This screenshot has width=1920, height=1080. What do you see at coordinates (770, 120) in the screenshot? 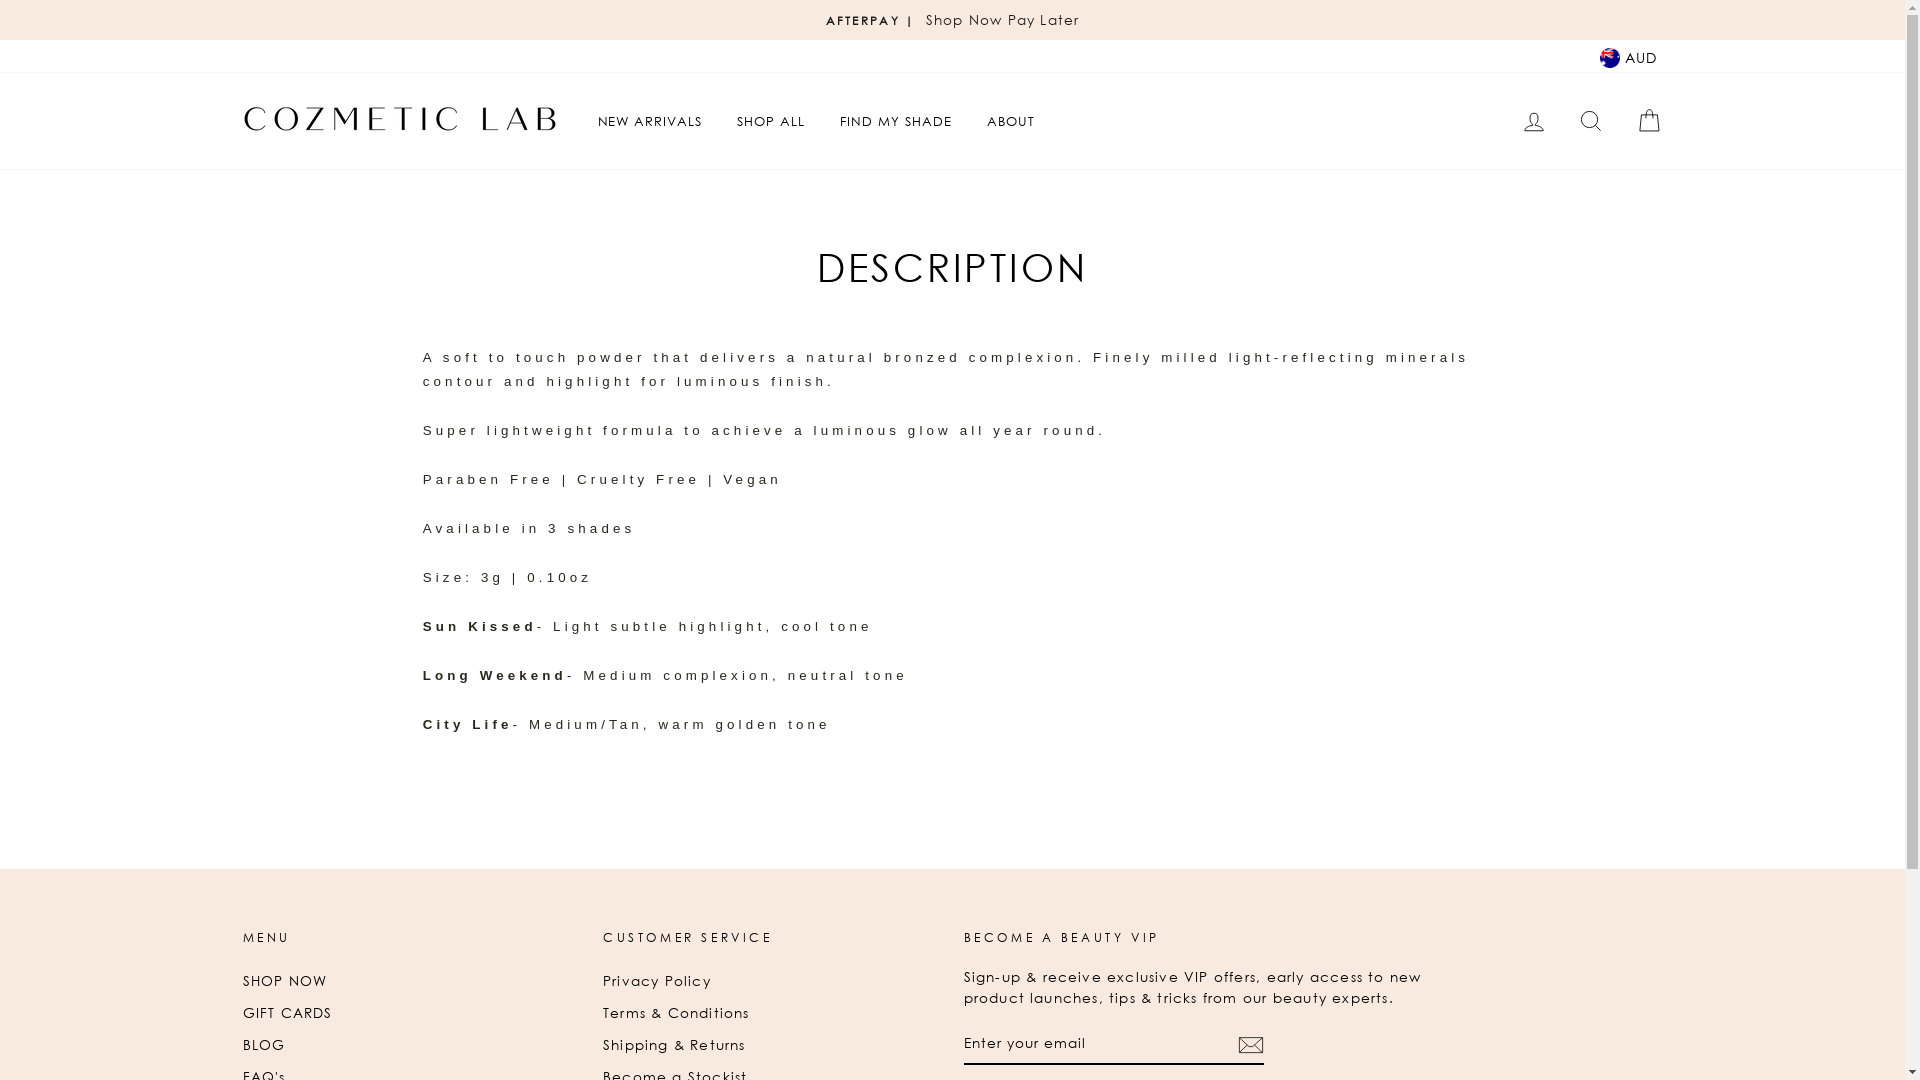
I see `'SHOP ALL'` at bounding box center [770, 120].